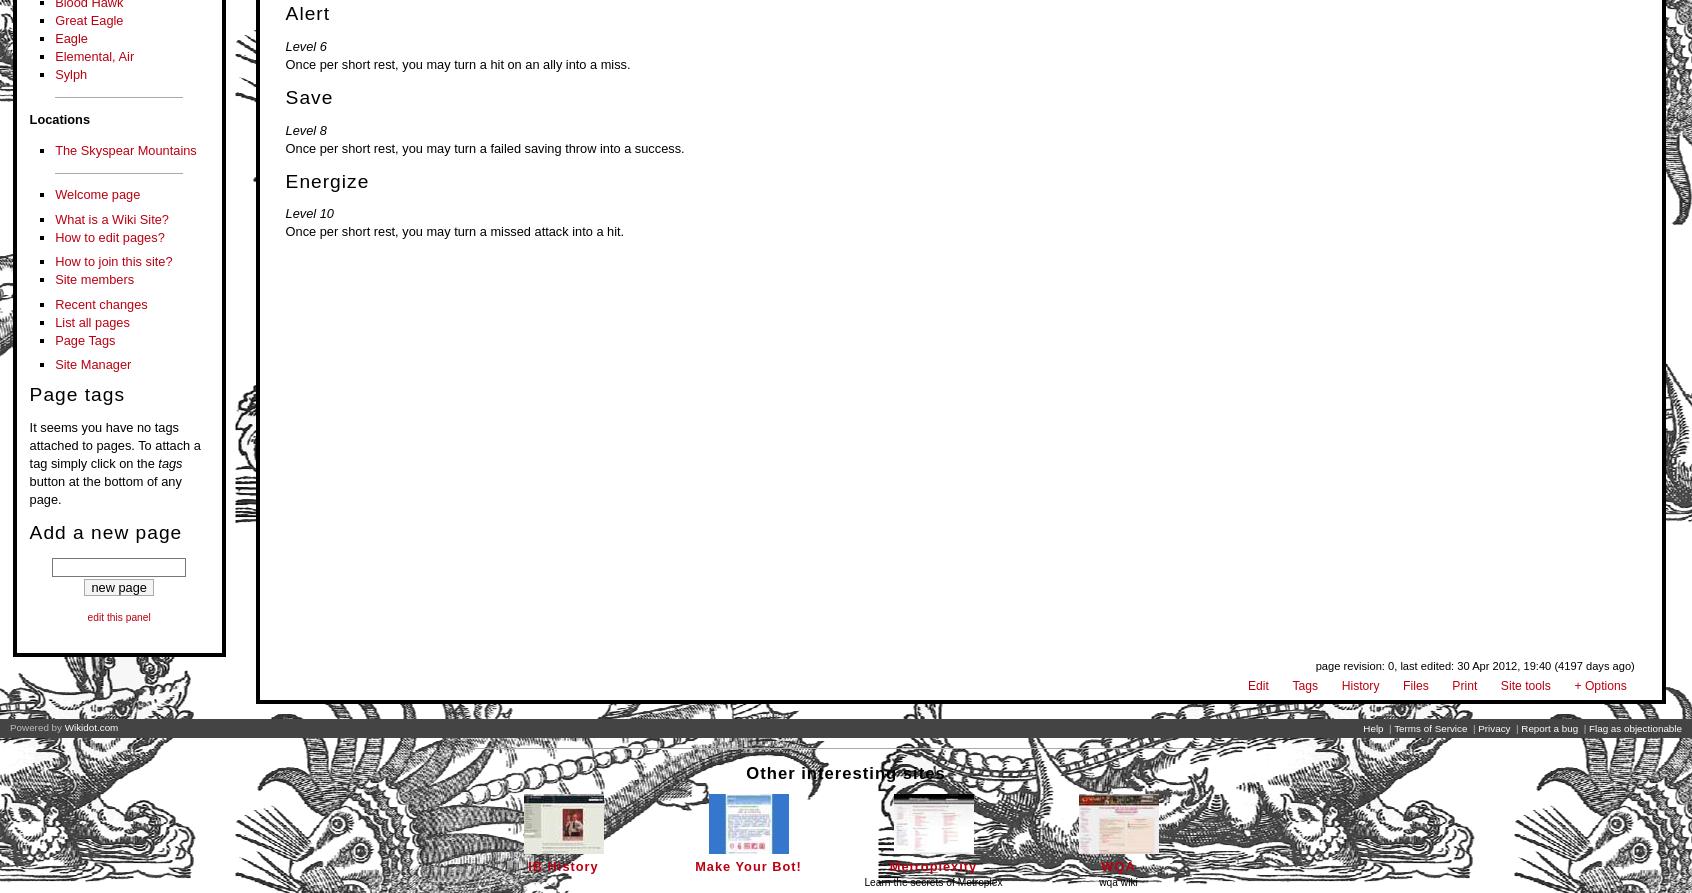 Image resolution: width=1692 pixels, height=893 pixels. Describe the element at coordinates (53, 339) in the screenshot. I see `'Page Tags'` at that location.